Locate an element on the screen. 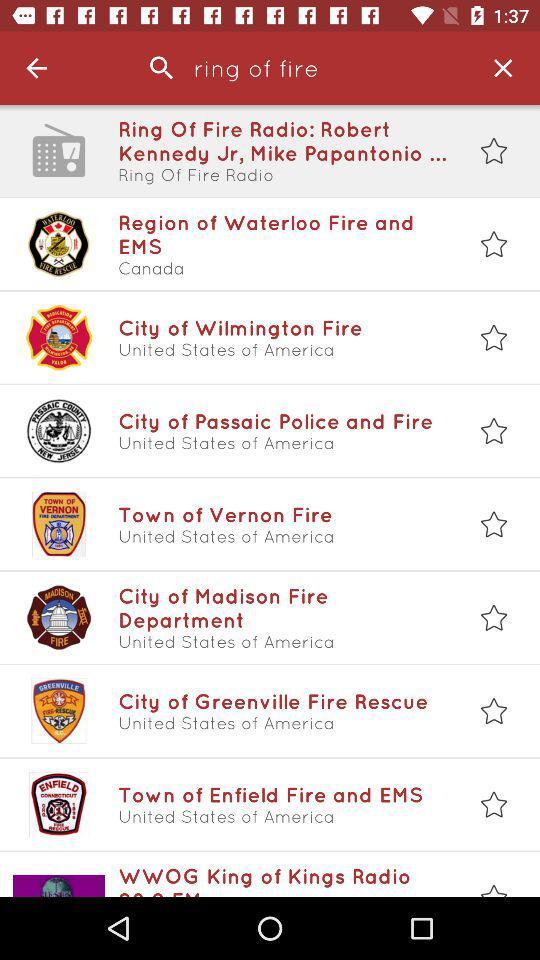  the canada is located at coordinates (282, 267).